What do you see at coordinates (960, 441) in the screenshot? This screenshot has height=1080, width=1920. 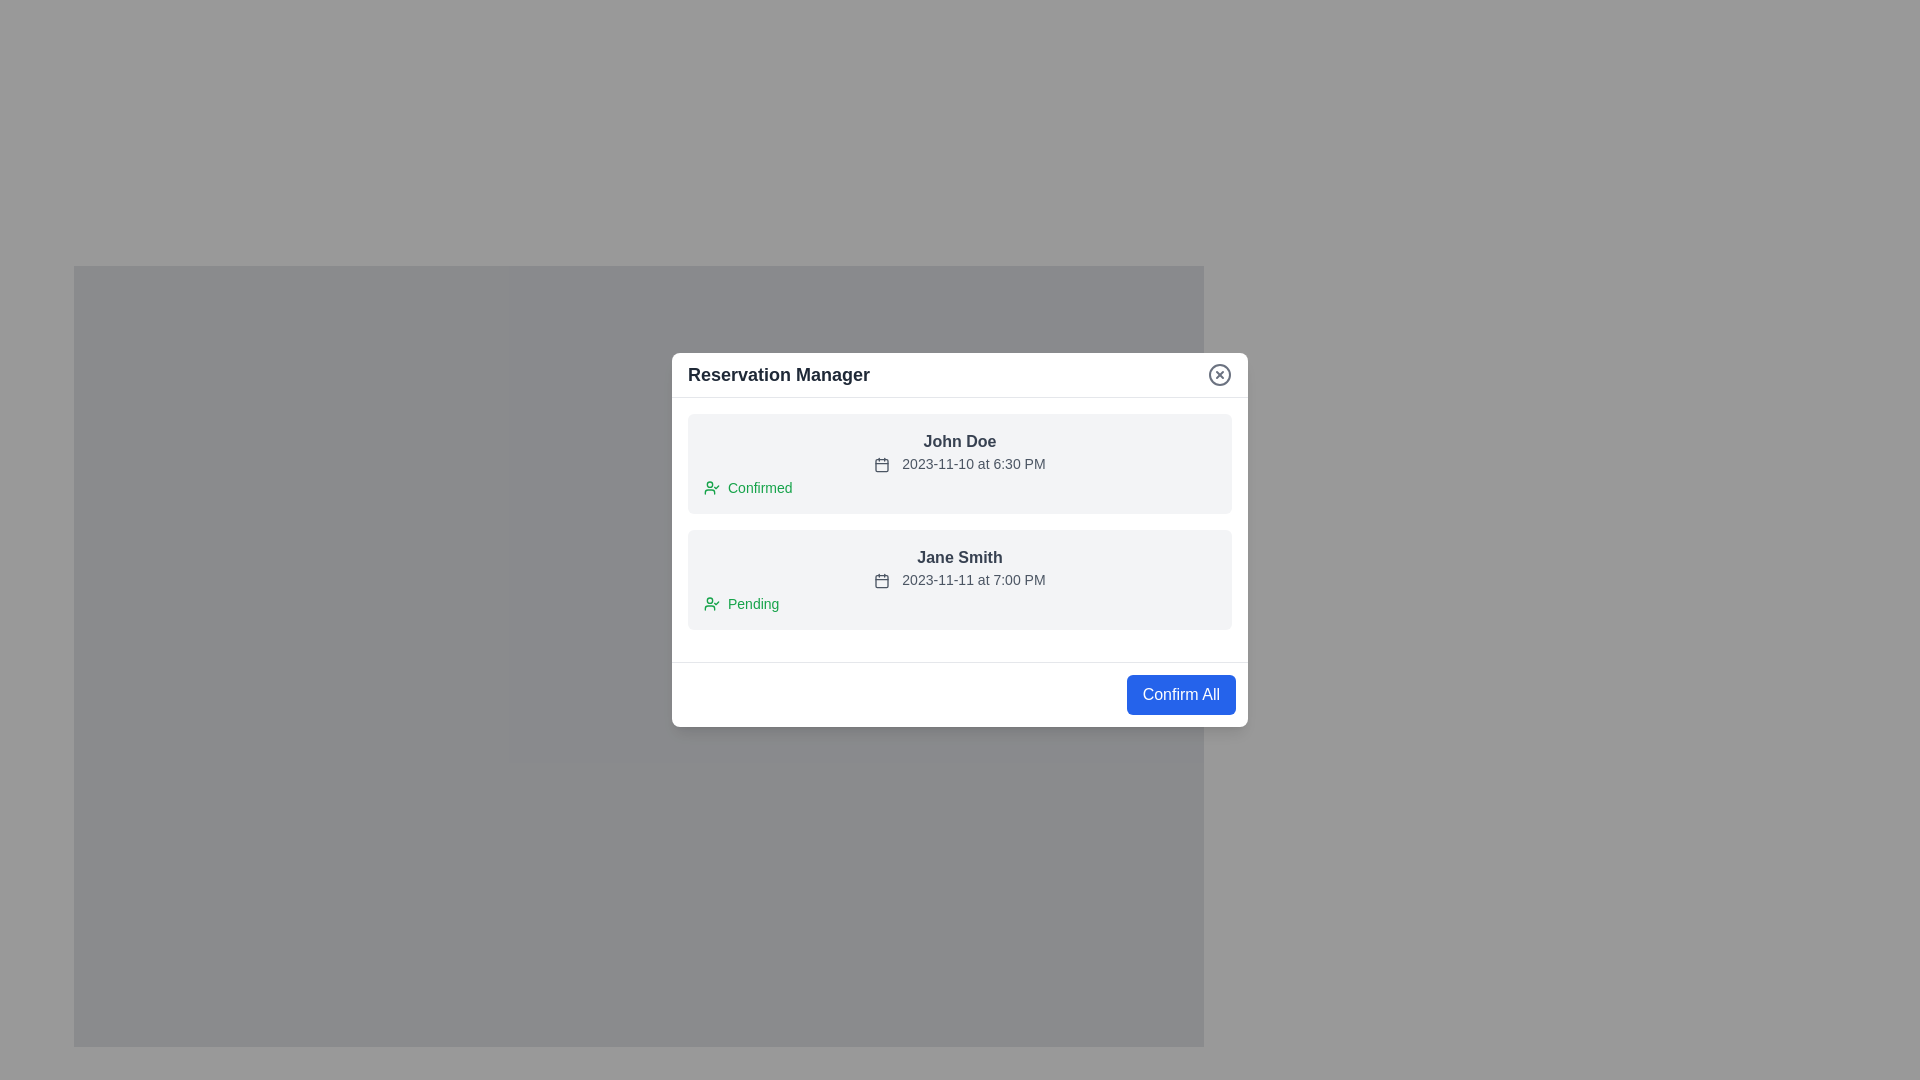 I see `the text label displaying the reservation name in the first reservation card of the 'Reservation Manager' dialog box` at bounding box center [960, 441].